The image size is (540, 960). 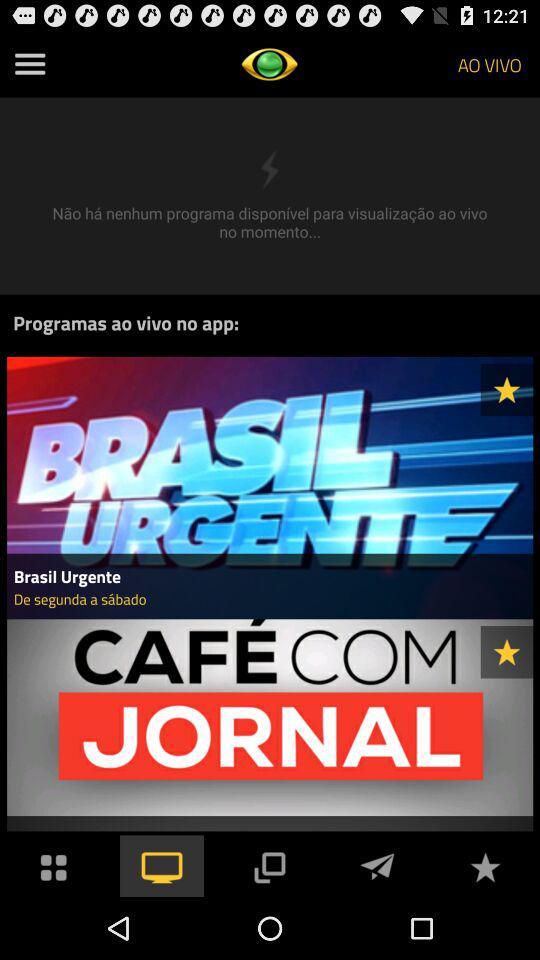 What do you see at coordinates (29, 68) in the screenshot?
I see `the menu icon` at bounding box center [29, 68].